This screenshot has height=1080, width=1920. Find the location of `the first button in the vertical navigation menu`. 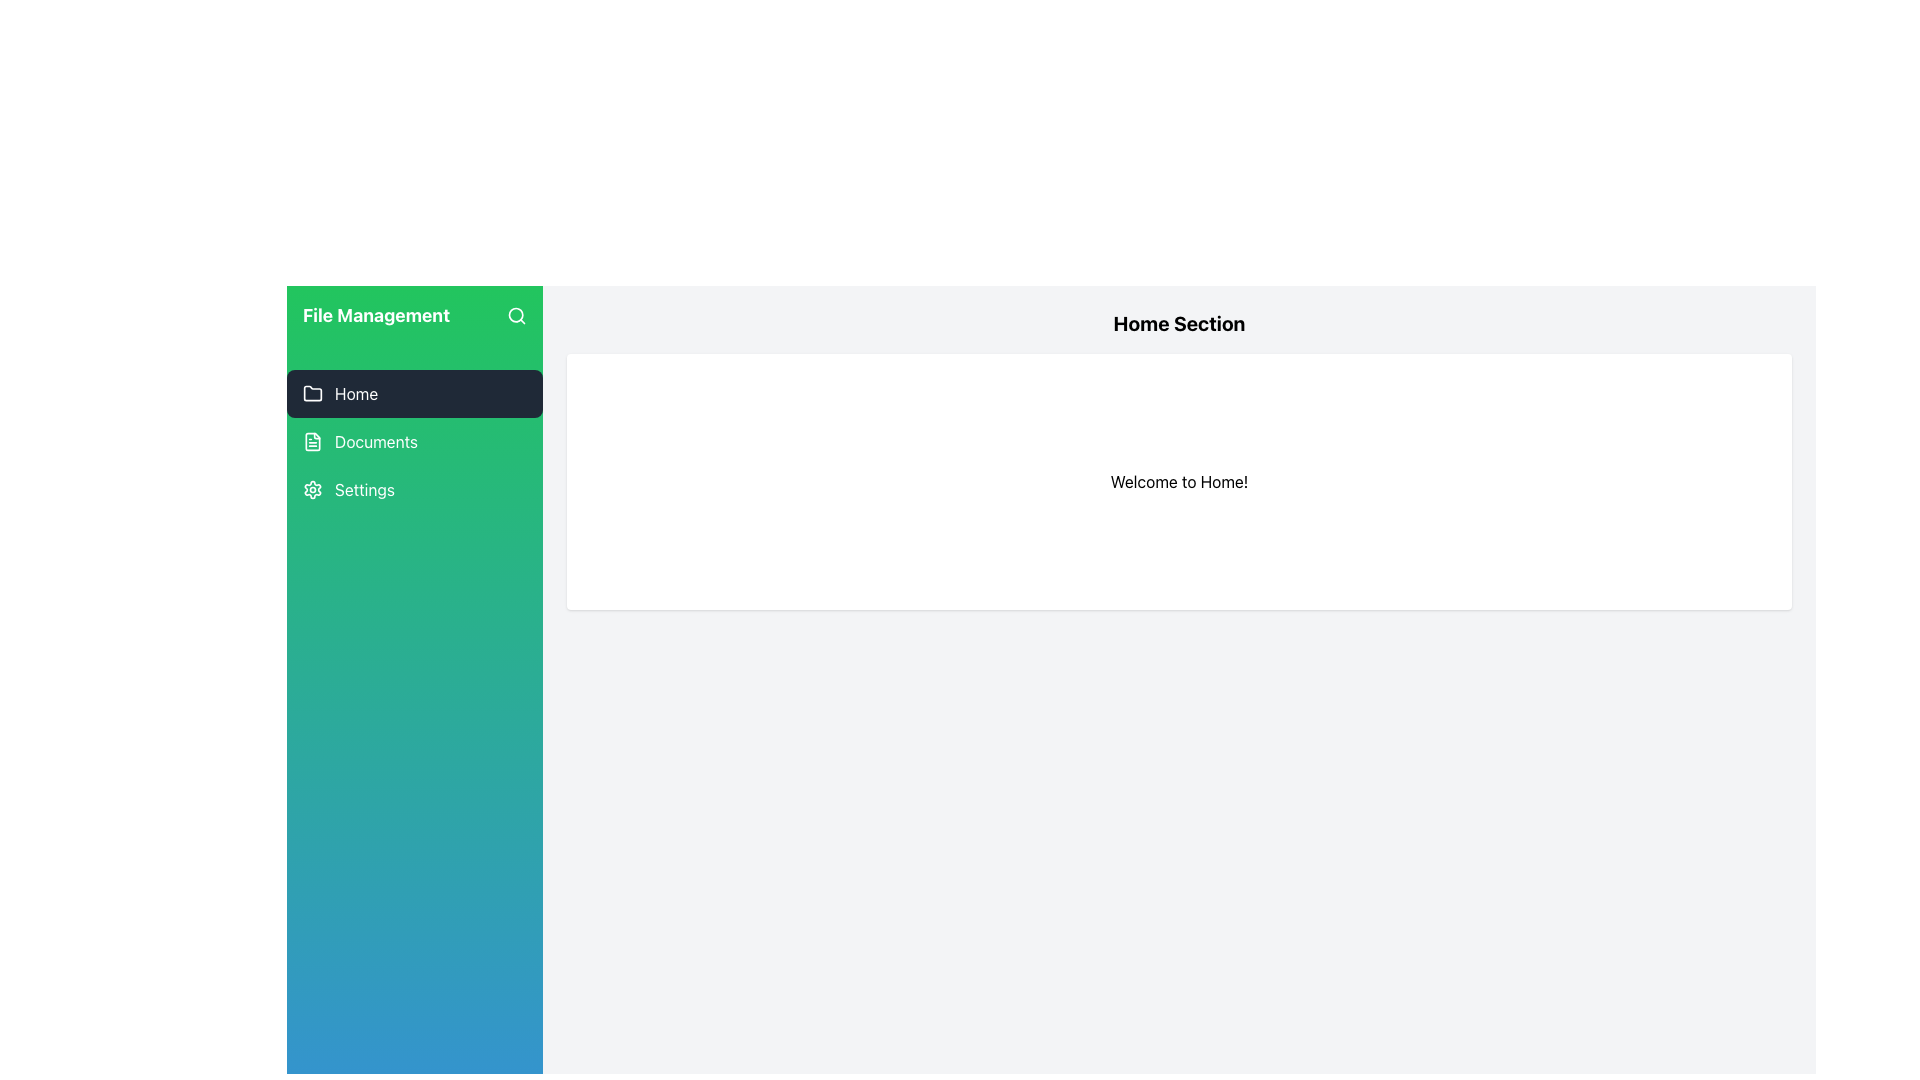

the first button in the vertical navigation menu is located at coordinates (413, 393).